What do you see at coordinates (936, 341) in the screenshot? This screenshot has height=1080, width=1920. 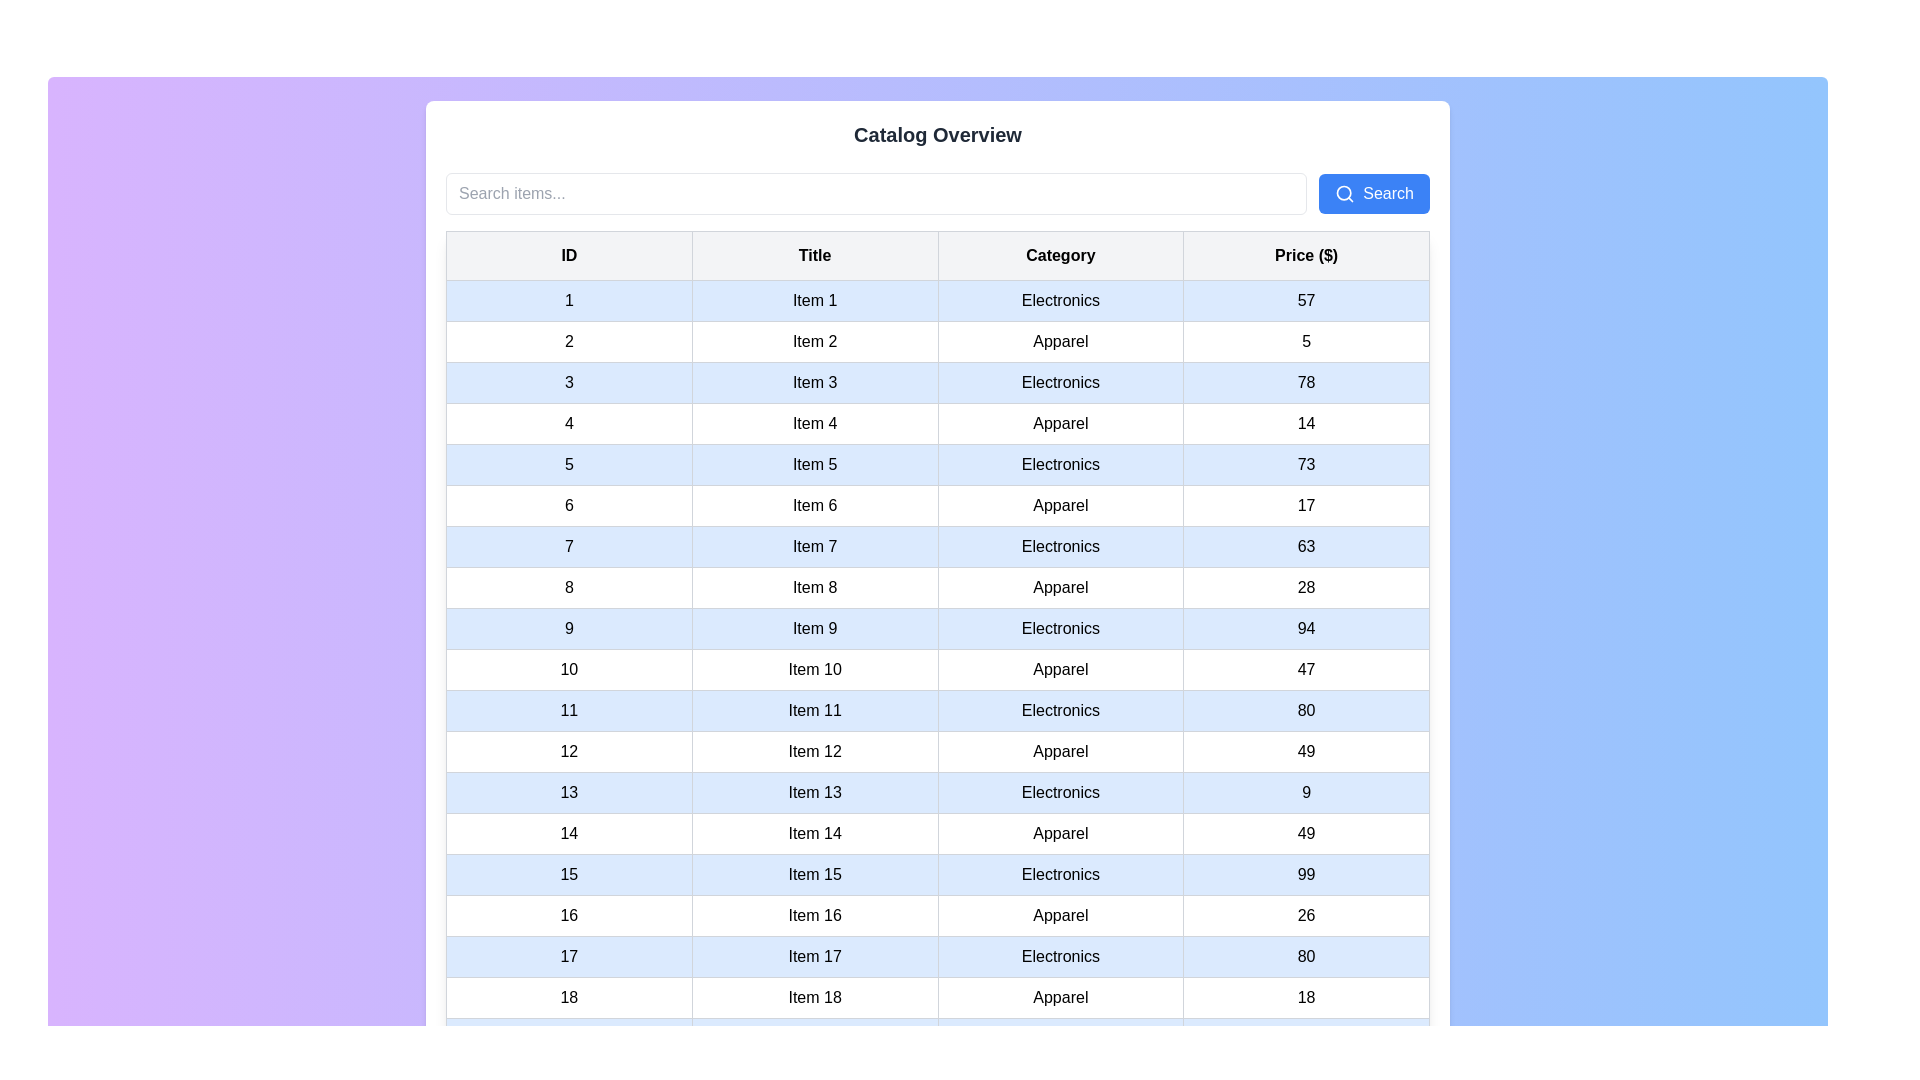 I see `the second row of the table, which has a light blue background and contains the values 2, Item 2, Apparel, and 5` at bounding box center [936, 341].